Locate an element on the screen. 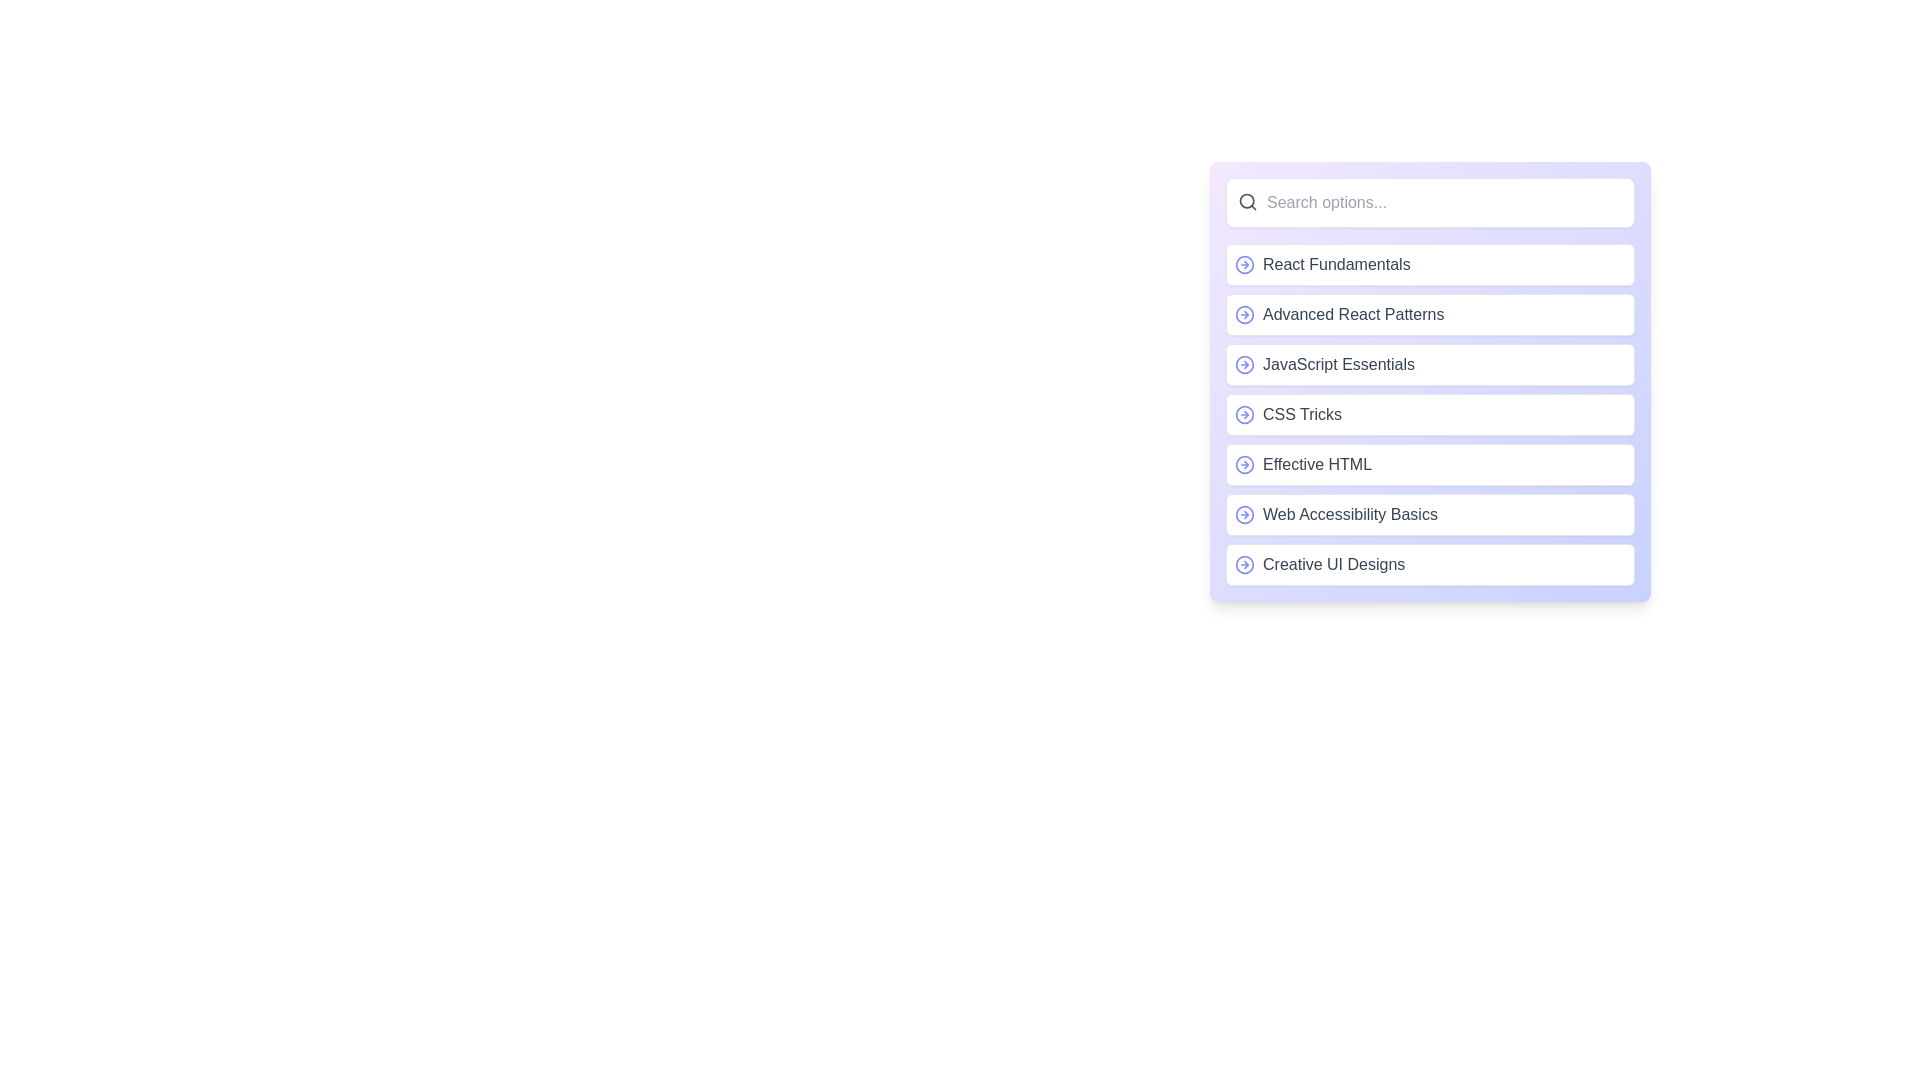 Image resolution: width=1920 pixels, height=1080 pixels. the icon indicating navigation for 'JavaScript Essentials', positioned at the beginning of the list item is located at coordinates (1243, 365).